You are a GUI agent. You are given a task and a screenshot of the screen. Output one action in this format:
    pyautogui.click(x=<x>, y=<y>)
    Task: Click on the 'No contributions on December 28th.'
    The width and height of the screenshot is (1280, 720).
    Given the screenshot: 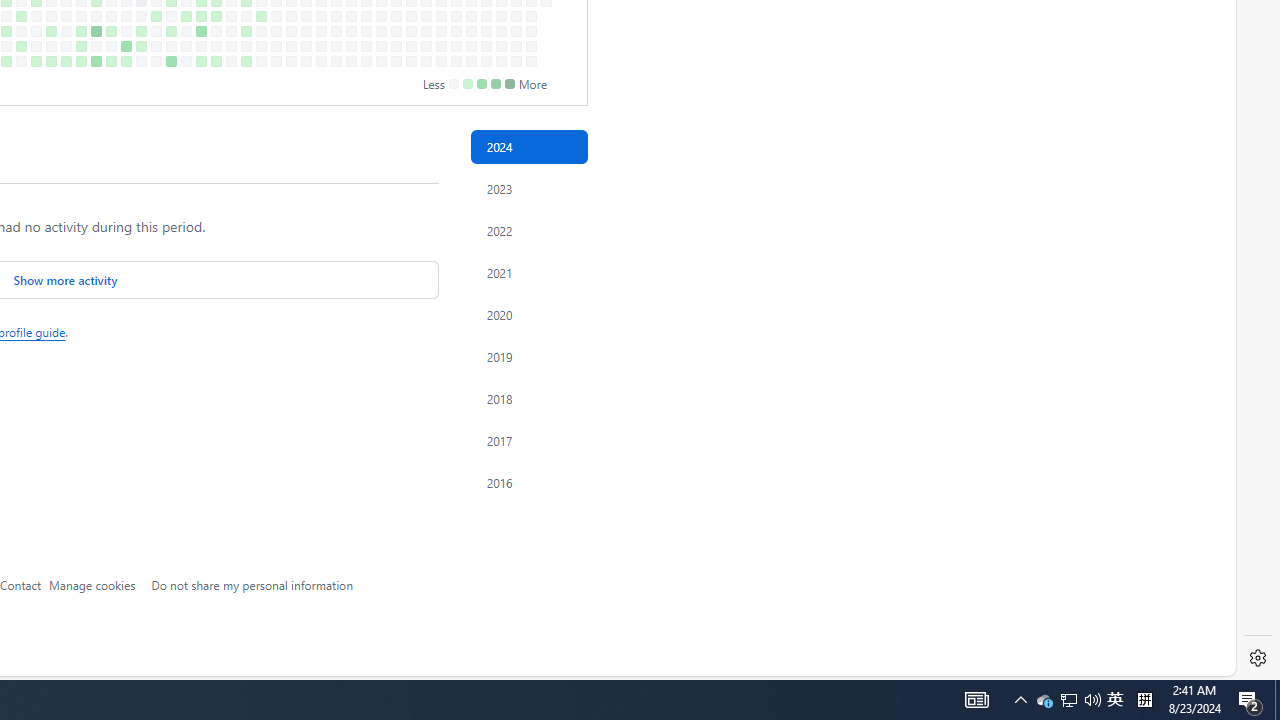 What is the action you would take?
    pyautogui.click(x=531, y=60)
    